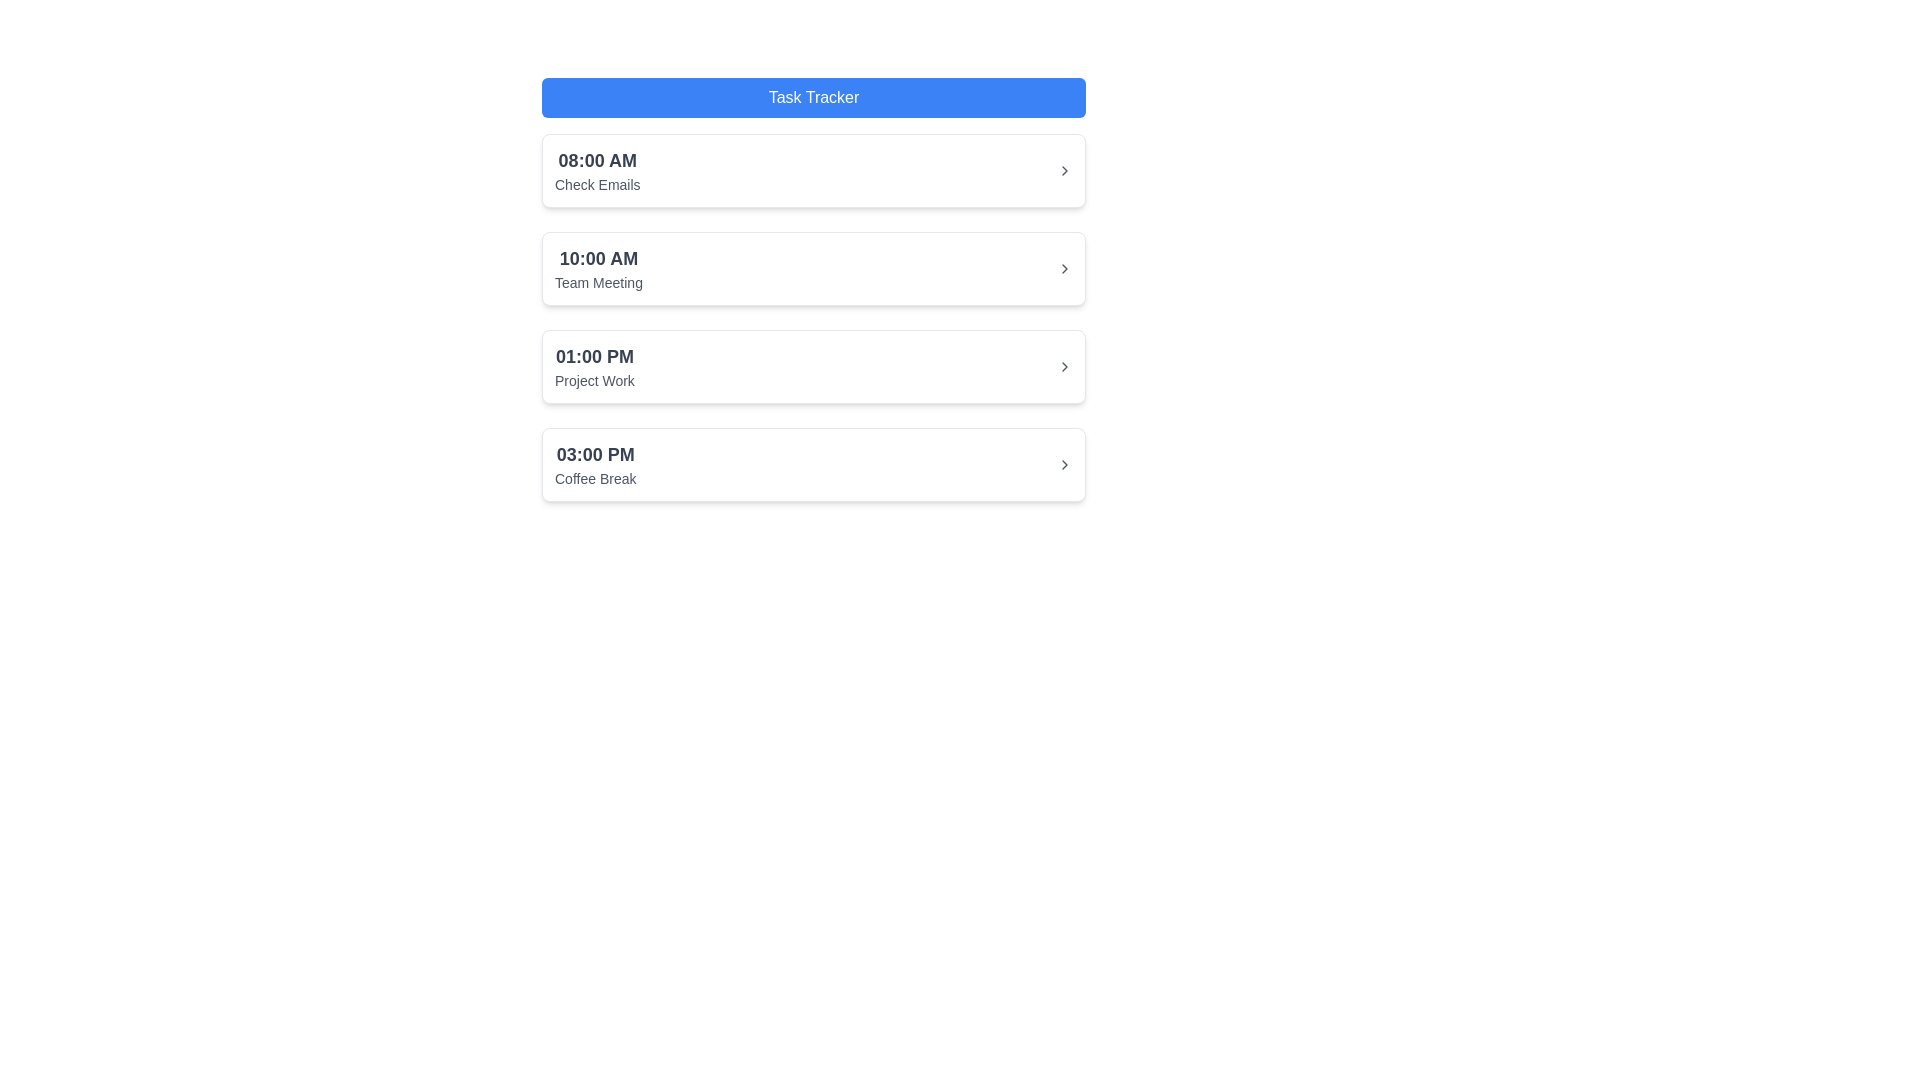  What do you see at coordinates (594, 381) in the screenshot?
I see `the static text element located below '01:00 PM' in the third card of the vertical list of time entries` at bounding box center [594, 381].